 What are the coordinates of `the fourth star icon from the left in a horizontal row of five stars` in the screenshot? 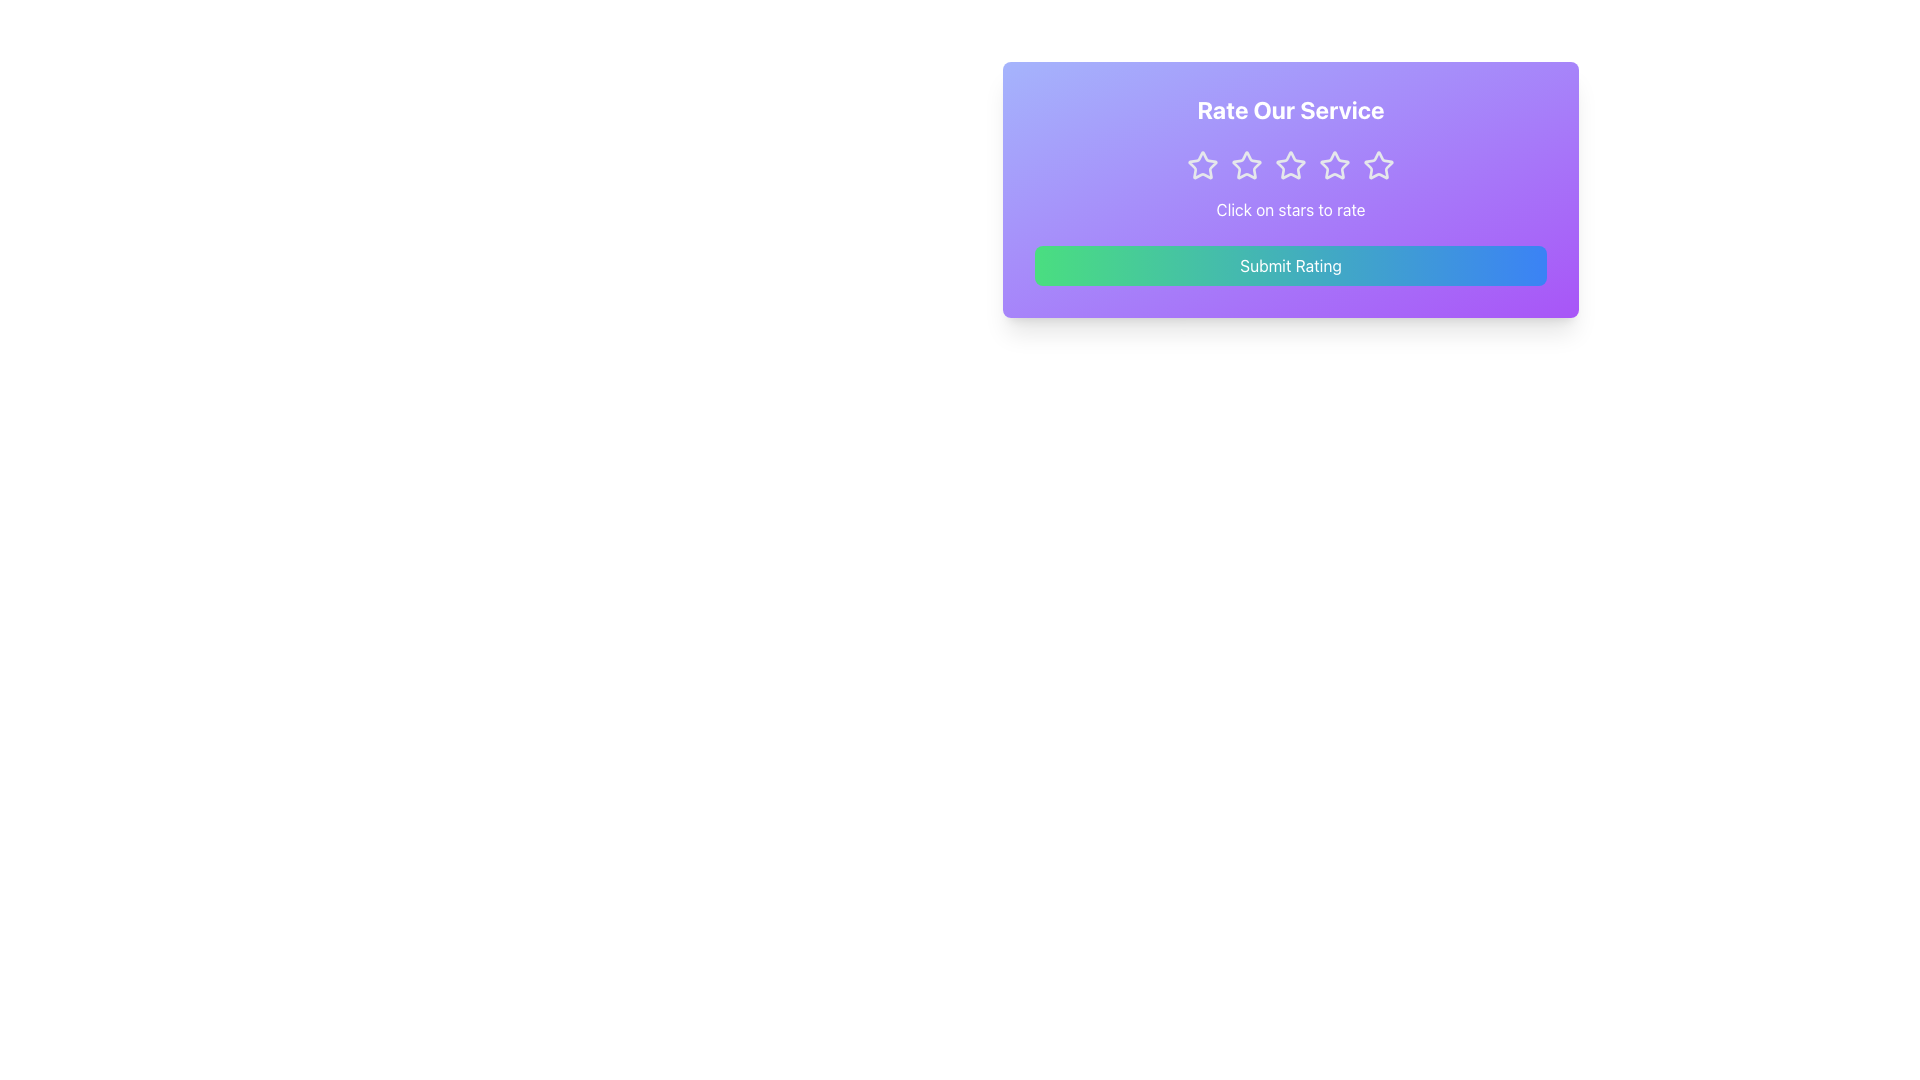 It's located at (1334, 164).